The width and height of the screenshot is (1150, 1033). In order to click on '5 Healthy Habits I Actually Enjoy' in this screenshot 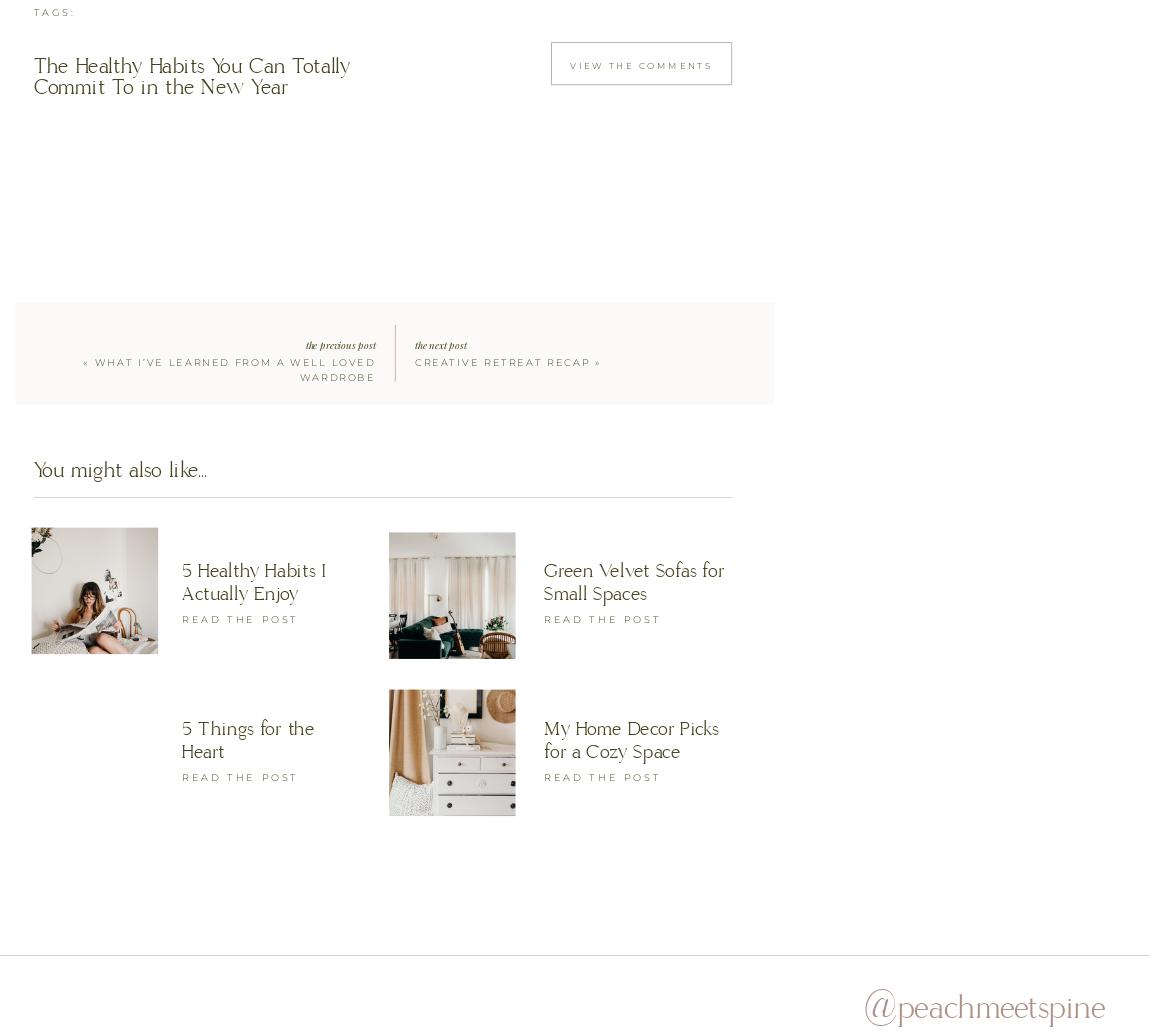, I will do `click(181, 579)`.